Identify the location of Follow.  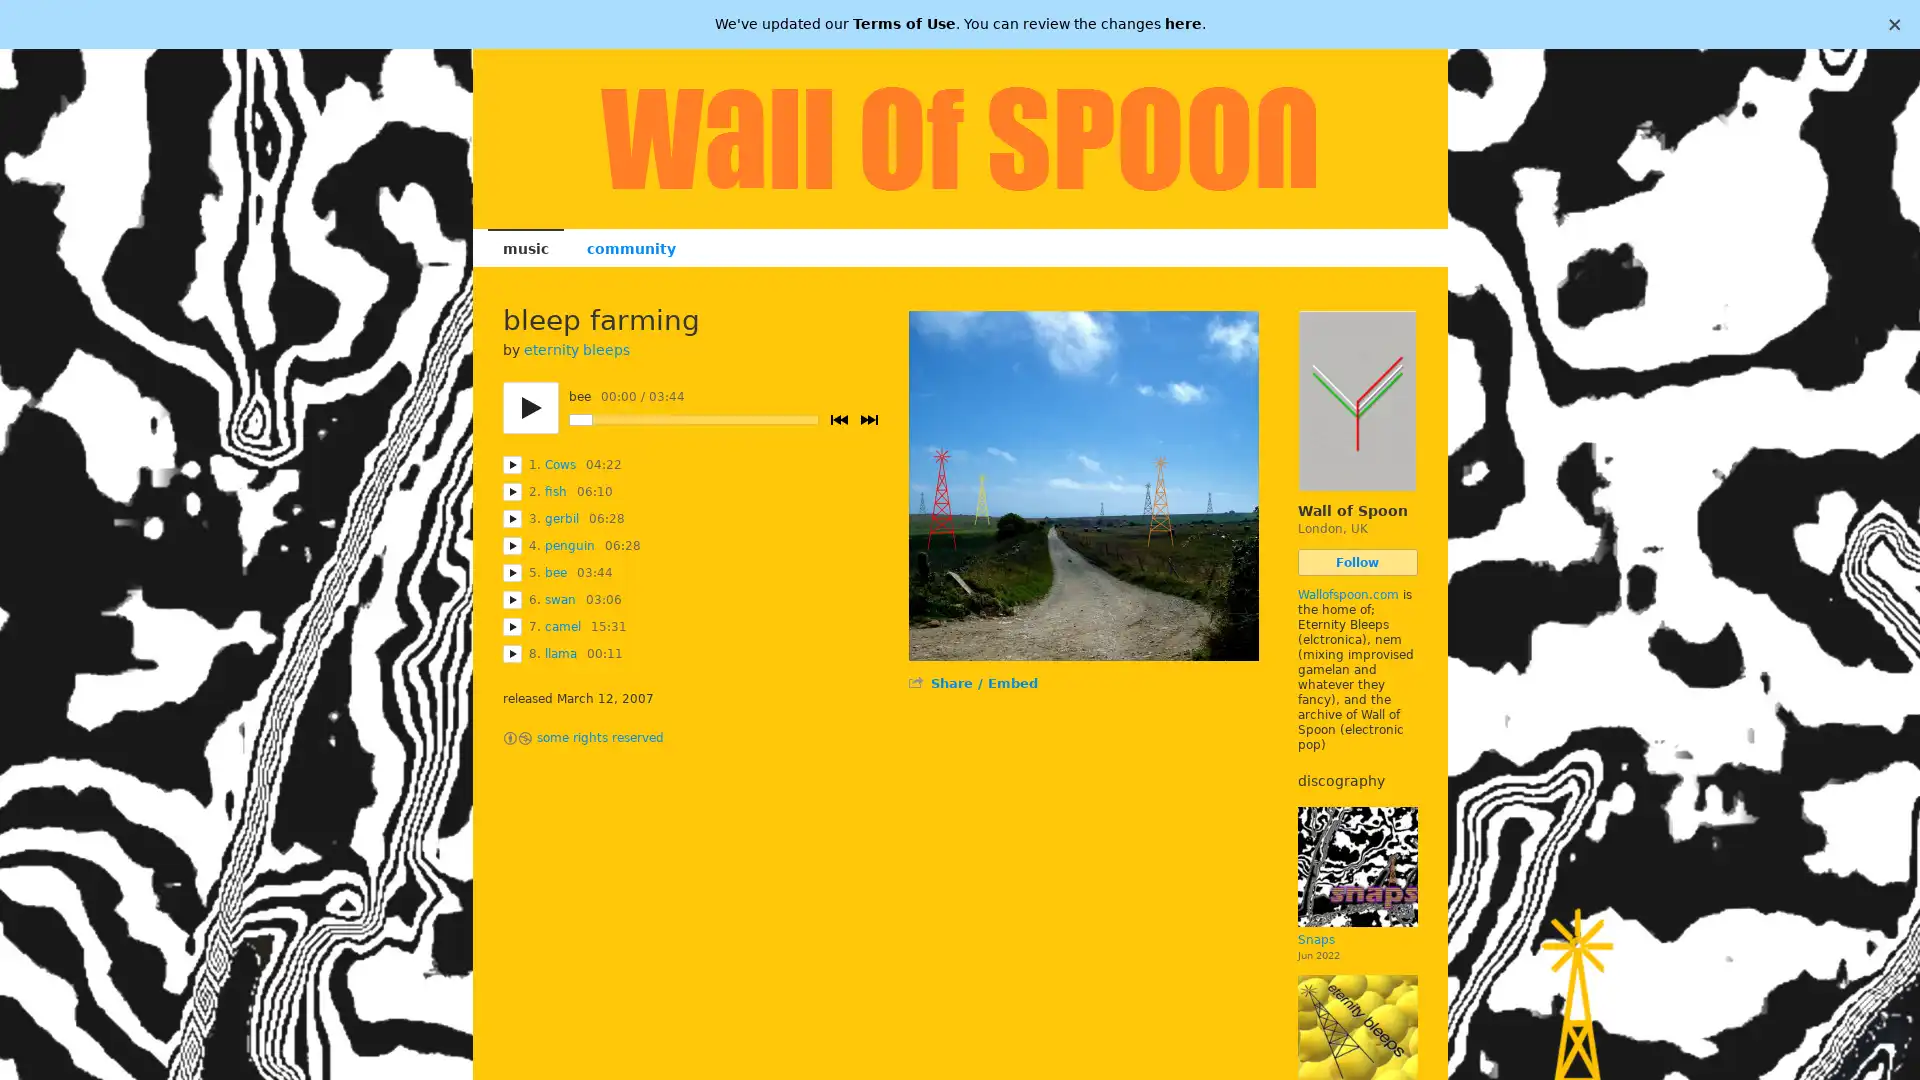
(1357, 562).